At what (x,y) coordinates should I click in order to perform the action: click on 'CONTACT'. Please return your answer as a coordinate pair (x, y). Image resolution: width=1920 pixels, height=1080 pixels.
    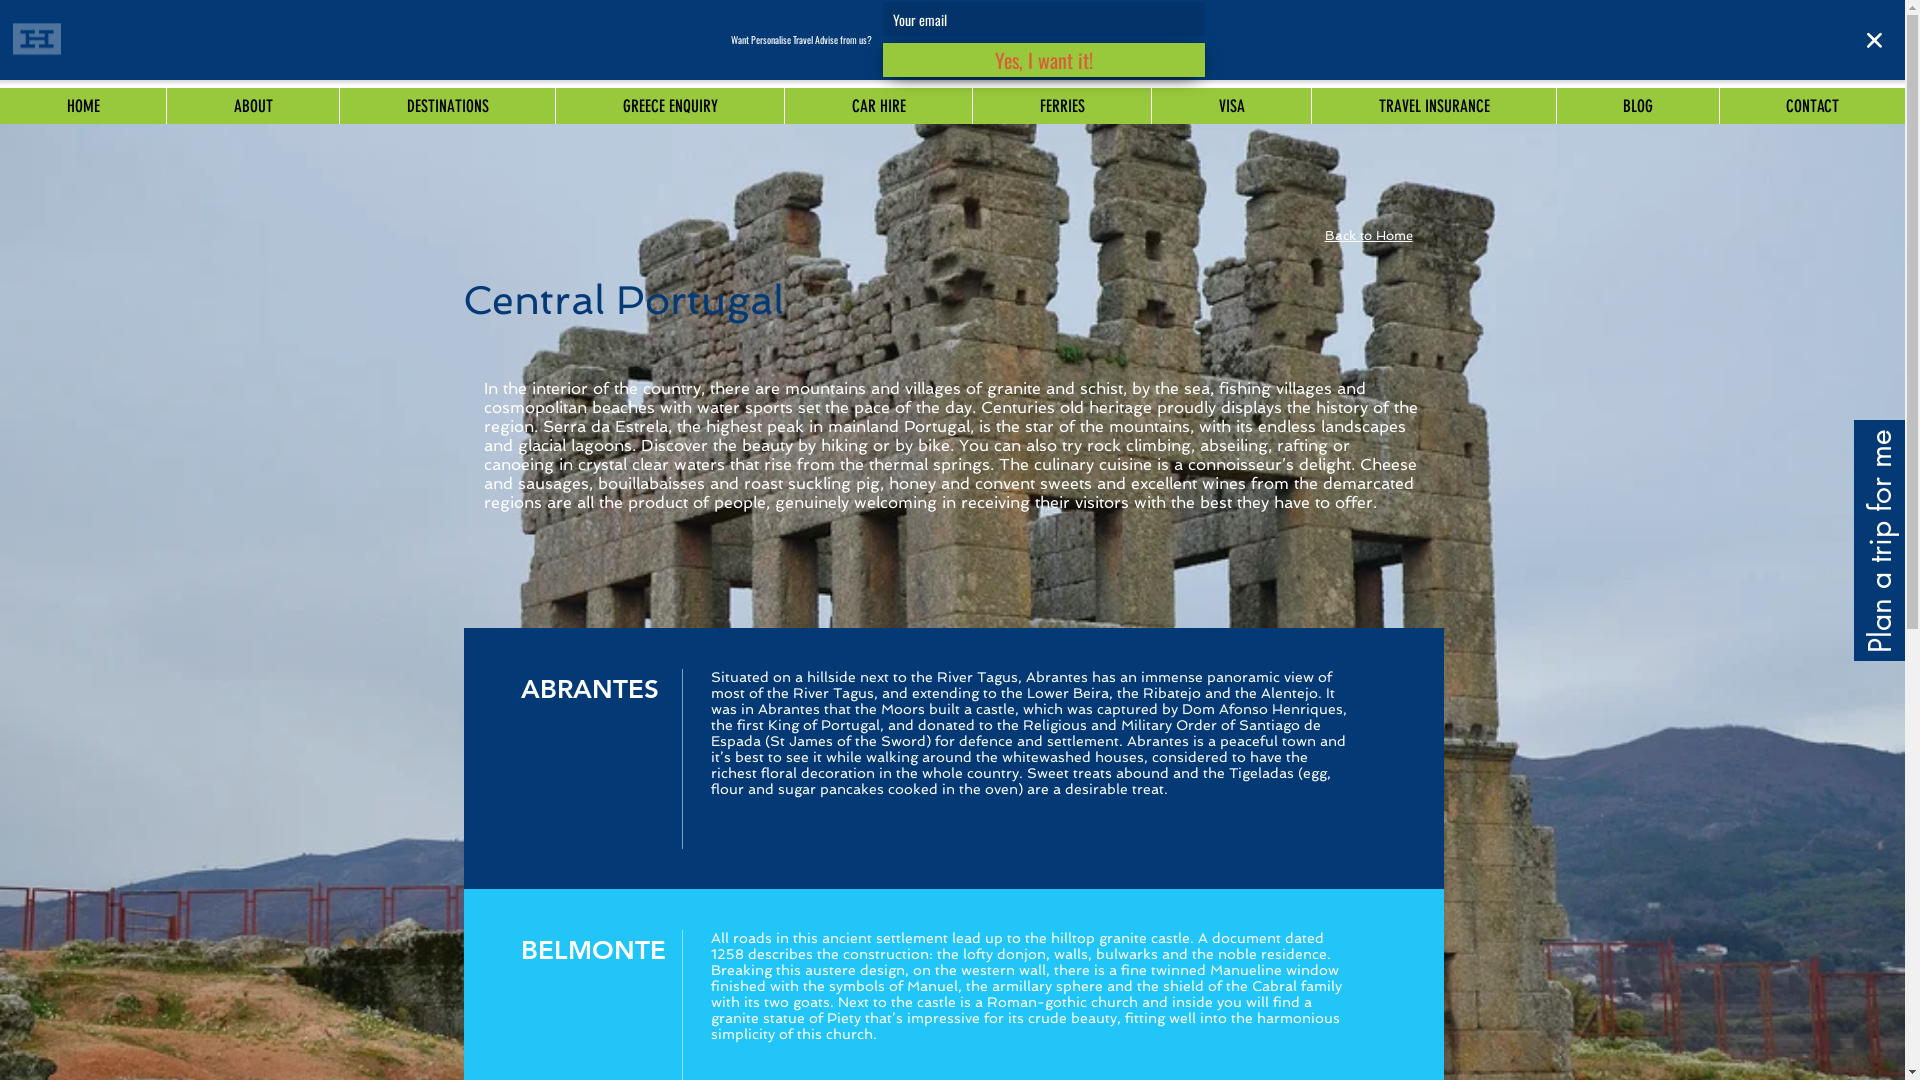
    Looking at the image, I should click on (1717, 105).